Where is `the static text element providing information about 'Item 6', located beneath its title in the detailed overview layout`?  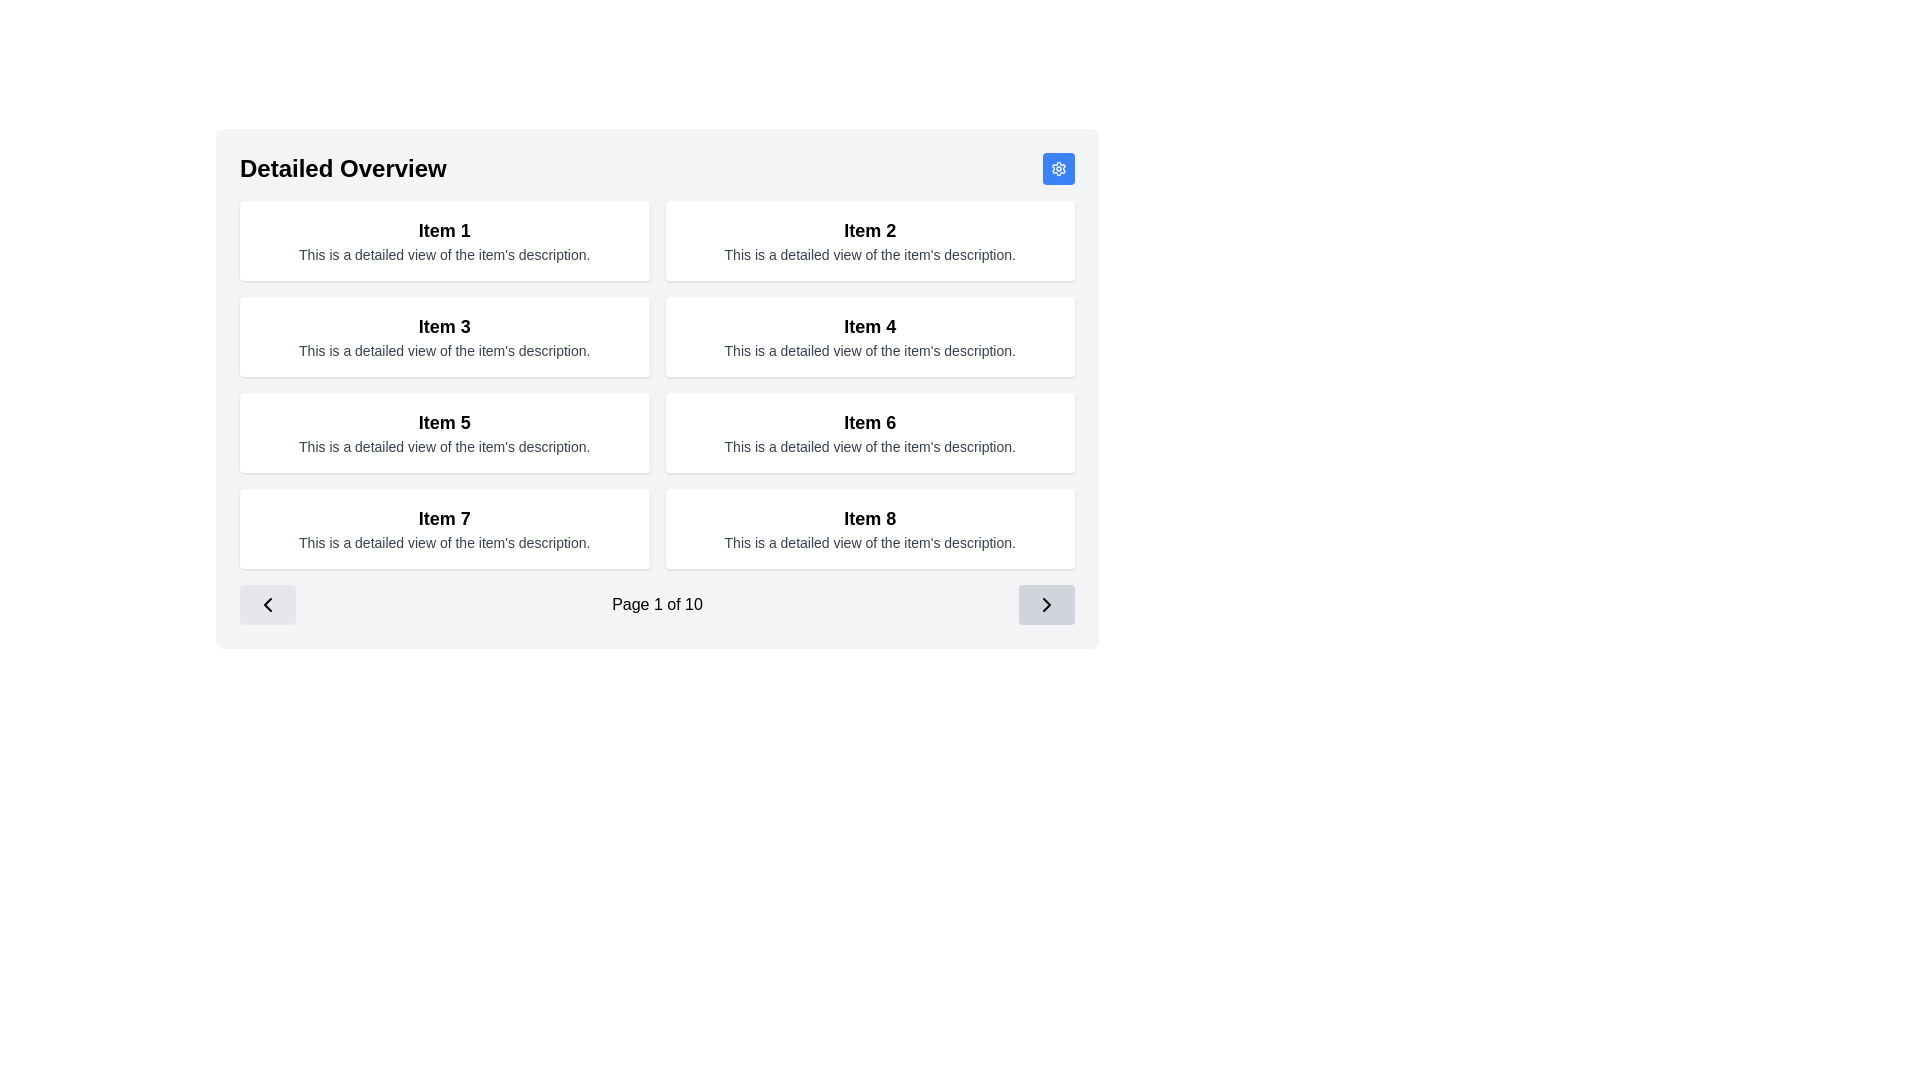 the static text element providing information about 'Item 6', located beneath its title in the detailed overview layout is located at coordinates (870, 446).